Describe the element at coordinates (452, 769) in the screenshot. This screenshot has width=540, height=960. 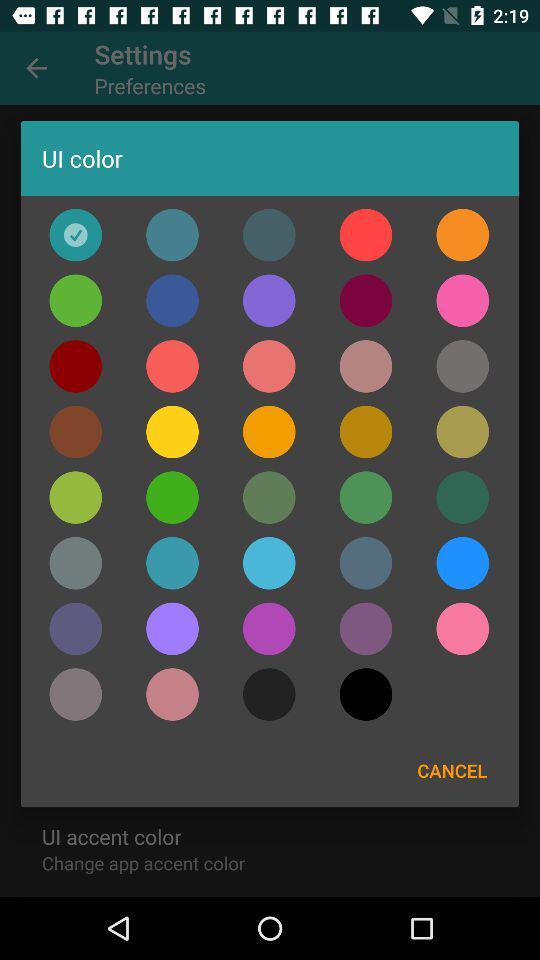
I see `the cancel item` at that location.